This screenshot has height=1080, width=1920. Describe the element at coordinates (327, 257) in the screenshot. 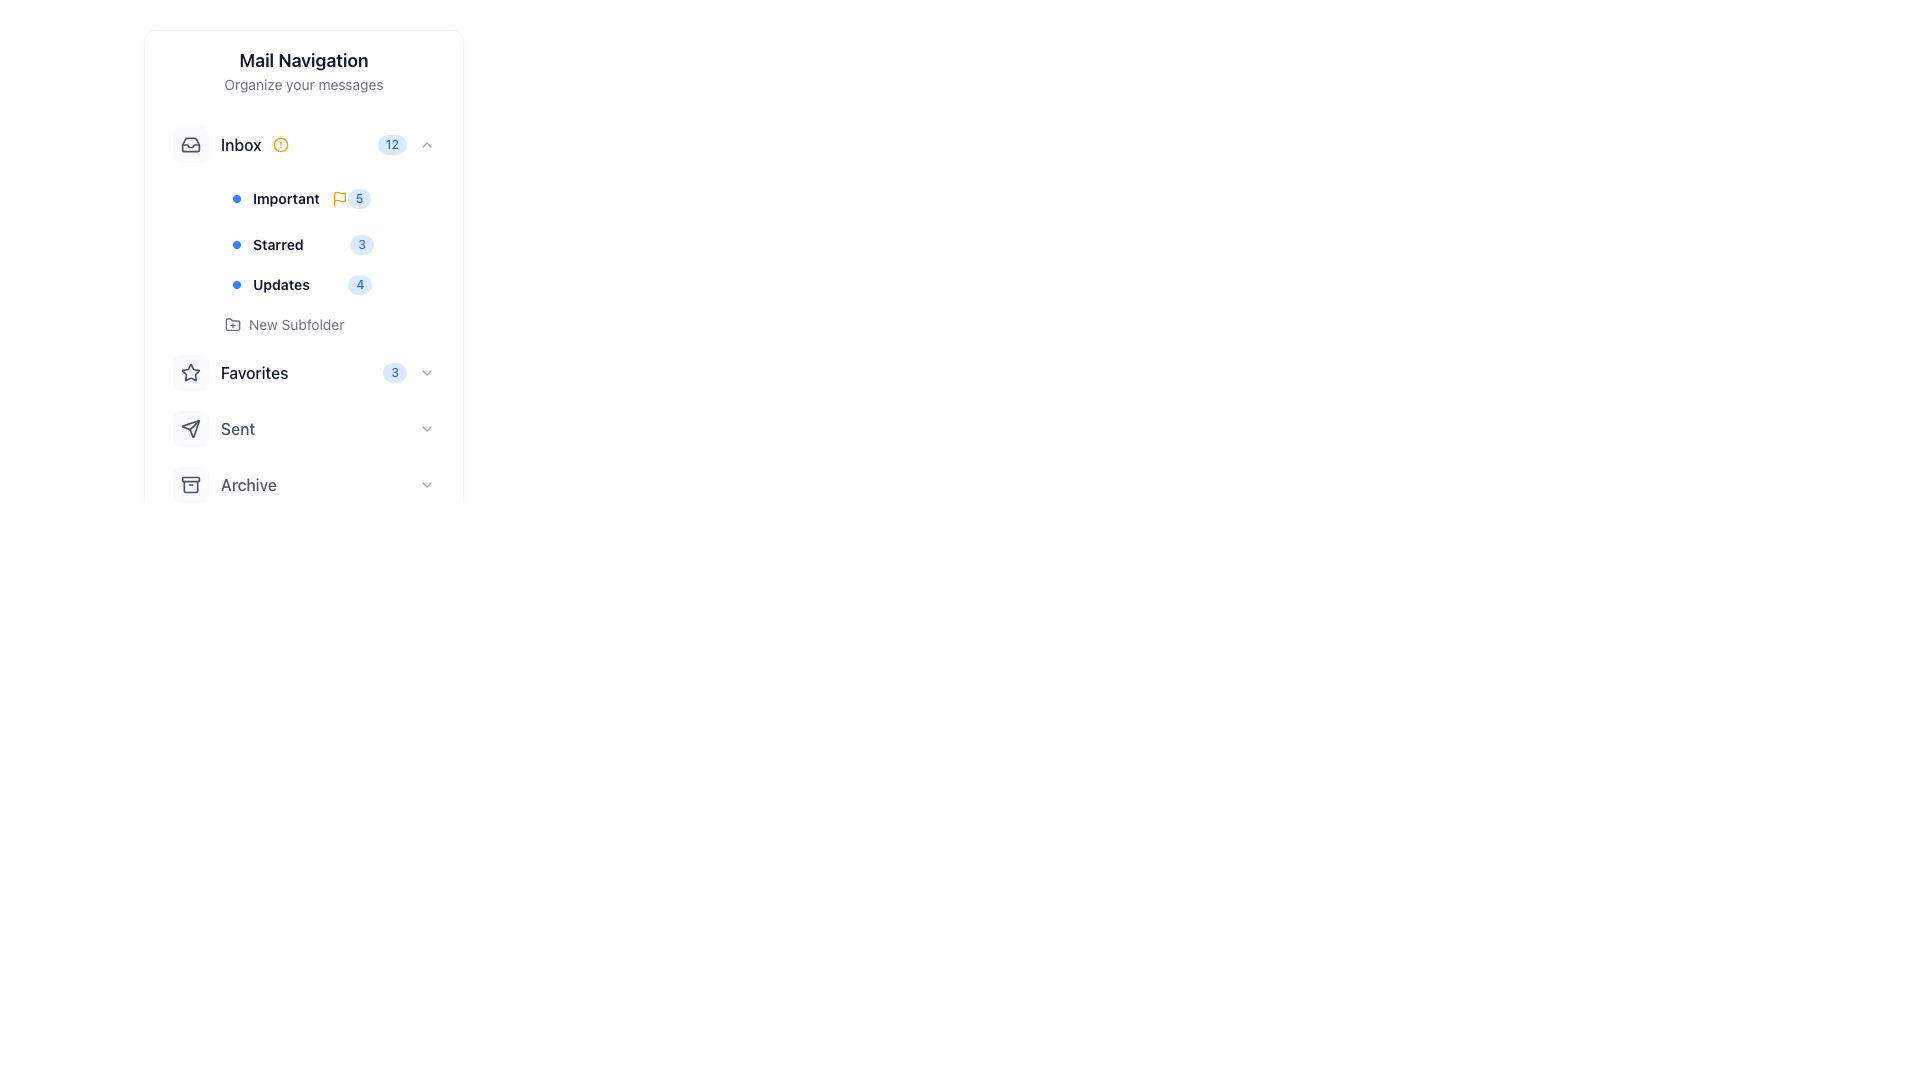

I see `the 'Starred' interactive button in the Inbox category` at that location.